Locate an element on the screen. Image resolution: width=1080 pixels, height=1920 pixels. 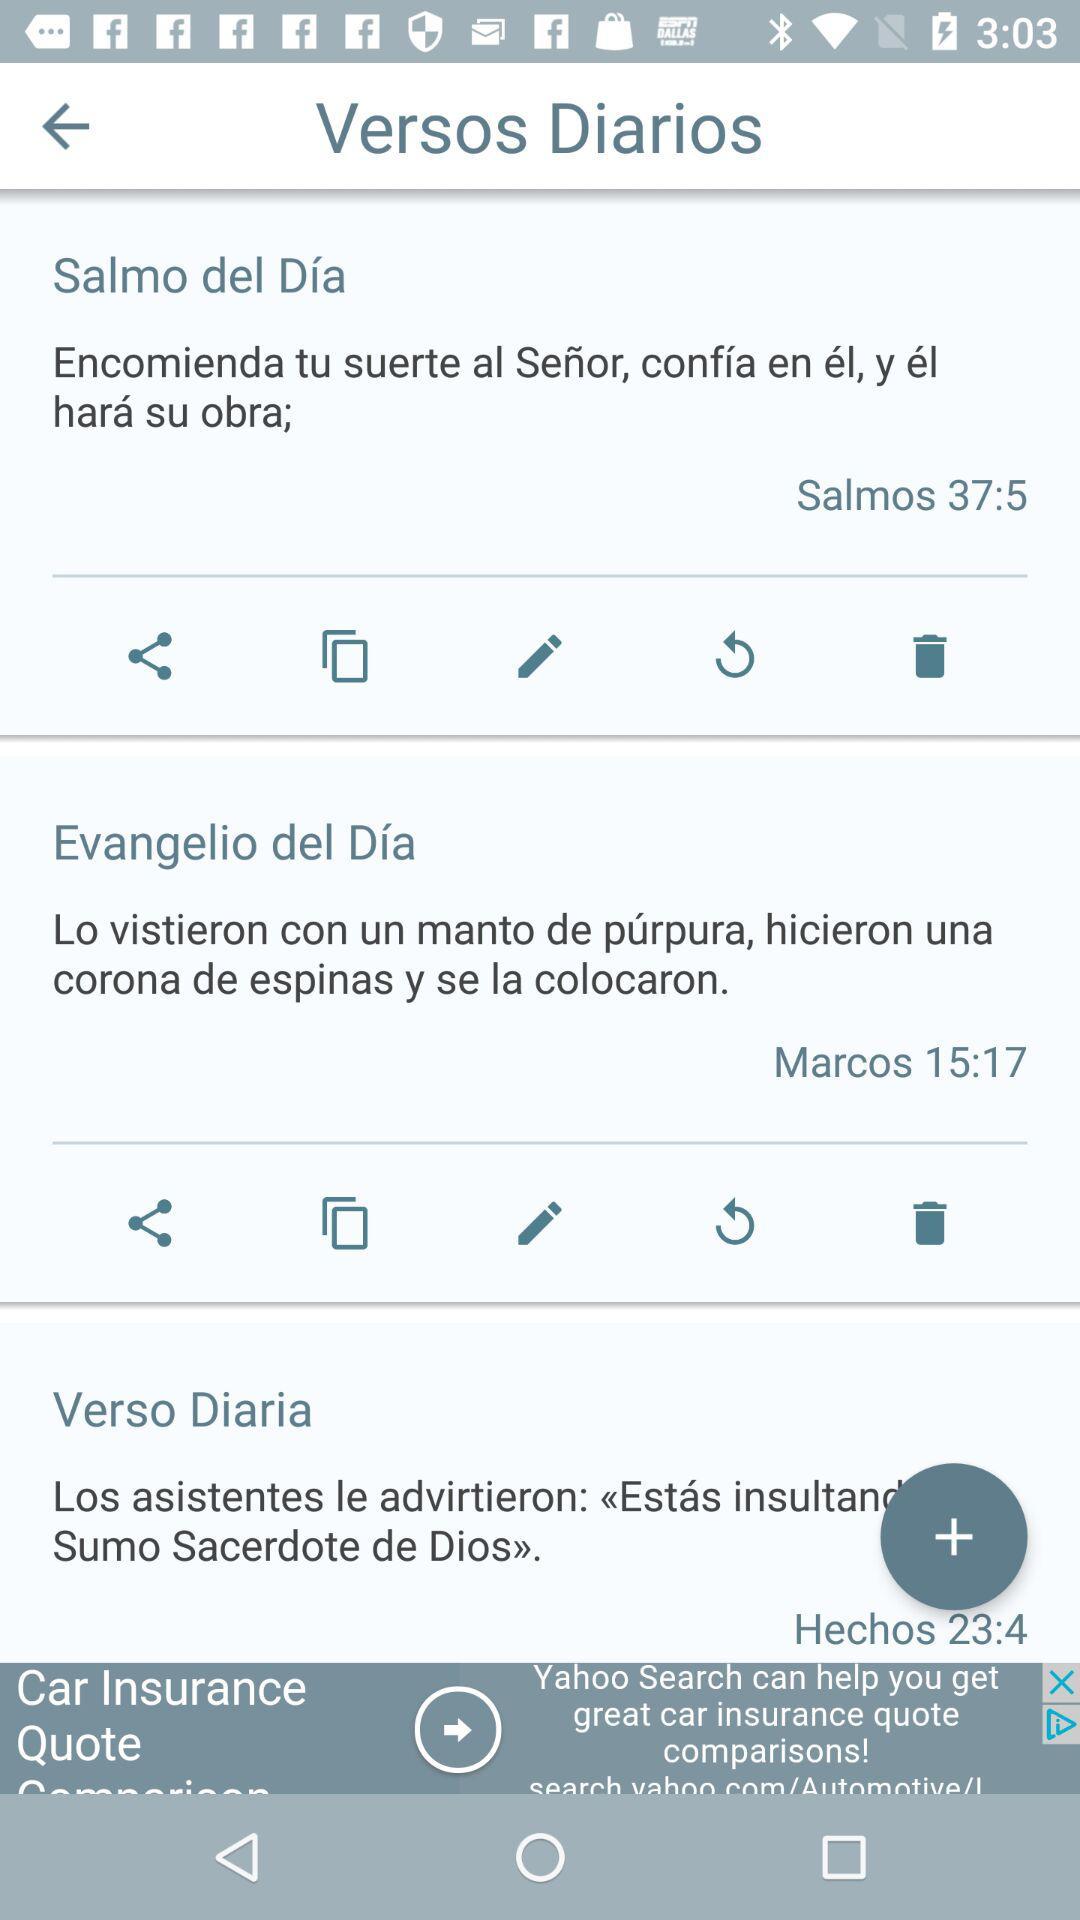
the add icon is located at coordinates (952, 1535).